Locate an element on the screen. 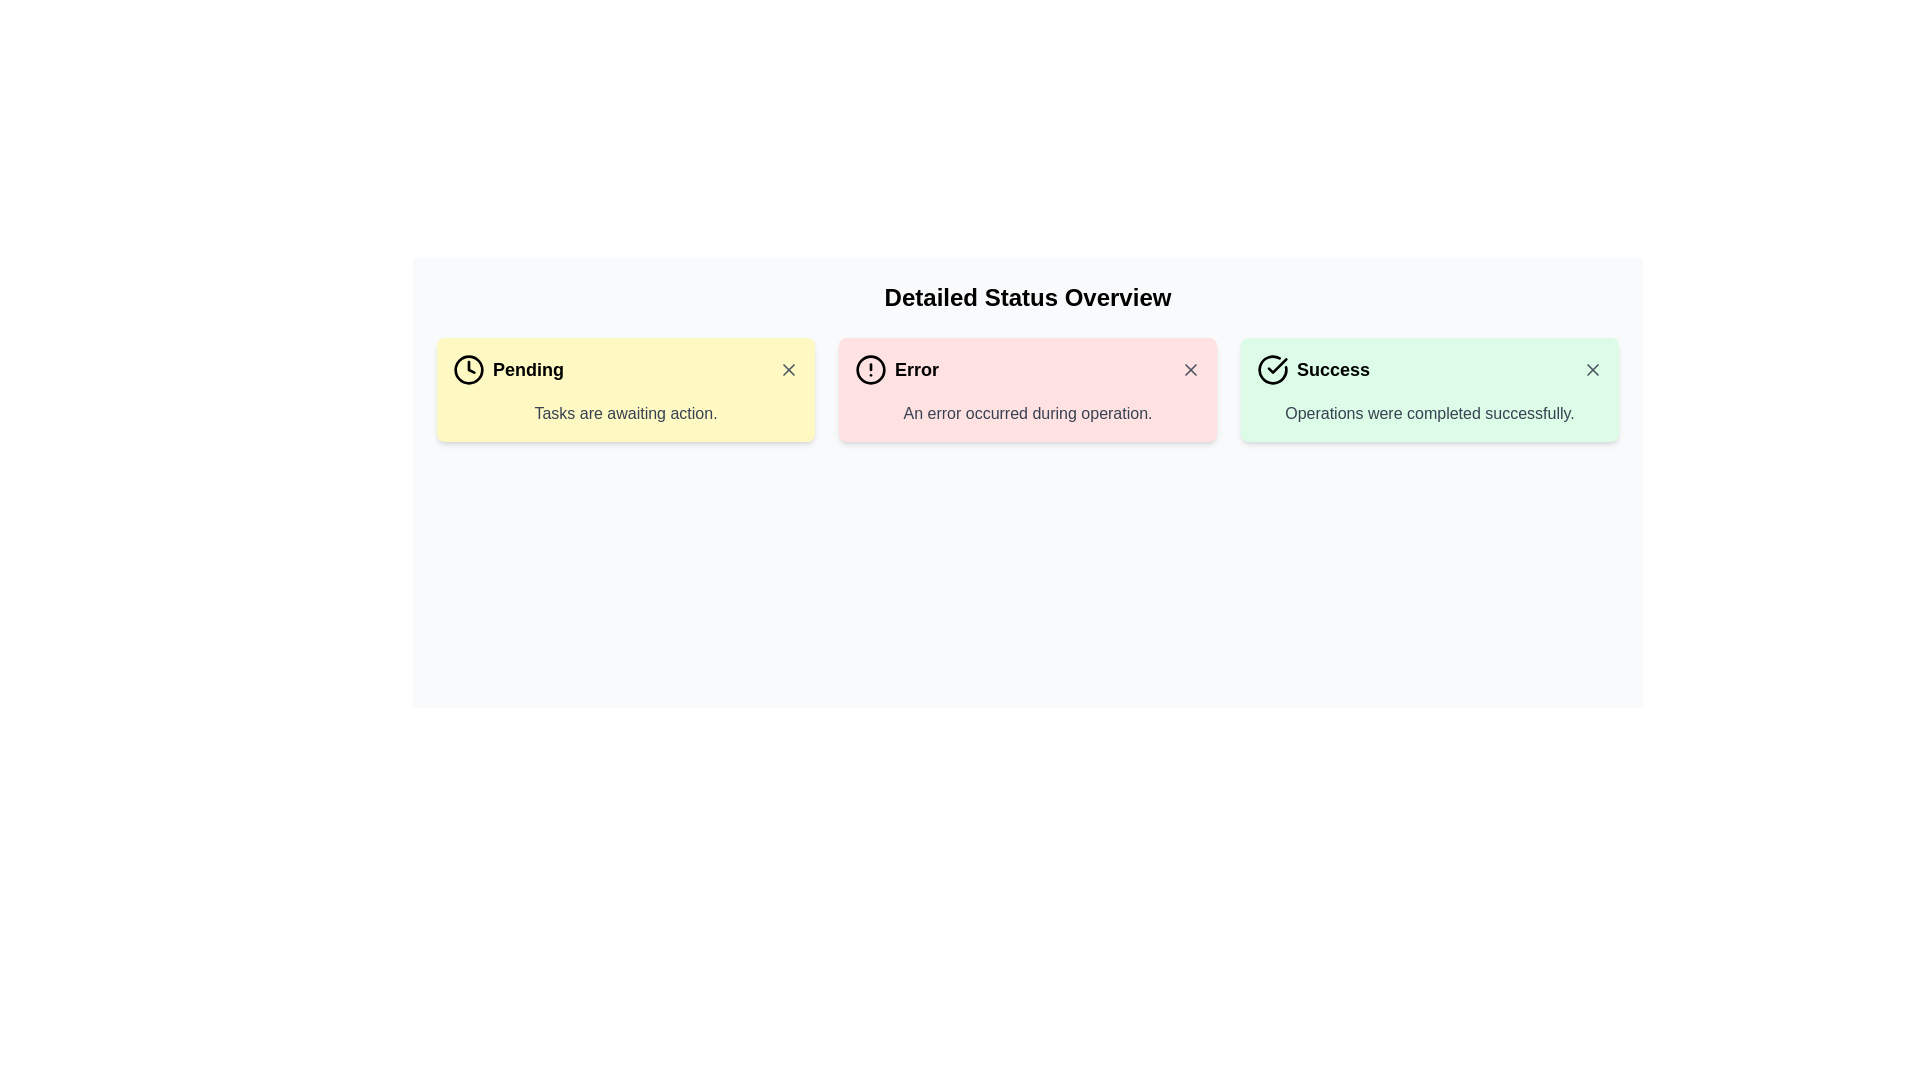  the status represented by the 'Pending' icon located in the first status card, to the left of the text 'Pending' is located at coordinates (468, 370).